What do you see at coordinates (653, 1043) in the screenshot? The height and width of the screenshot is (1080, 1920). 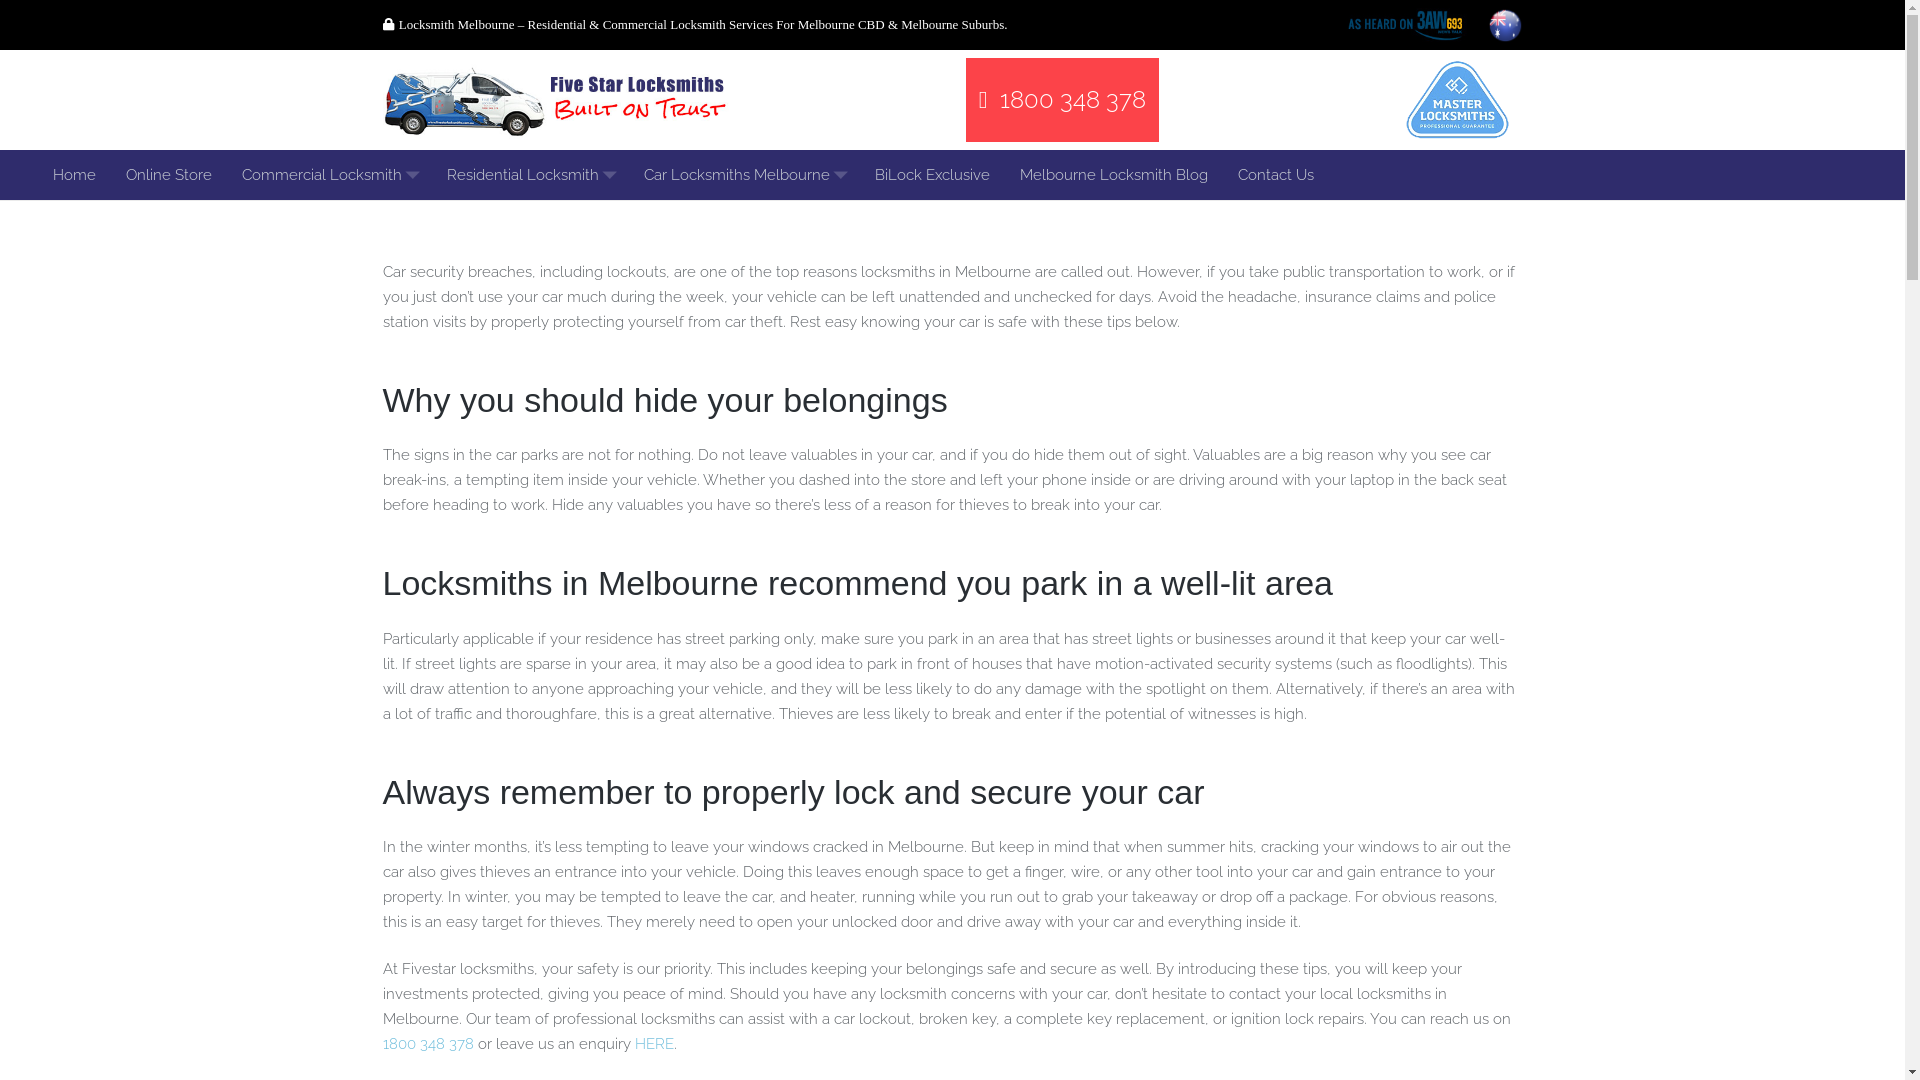 I see `'HERE'` at bounding box center [653, 1043].